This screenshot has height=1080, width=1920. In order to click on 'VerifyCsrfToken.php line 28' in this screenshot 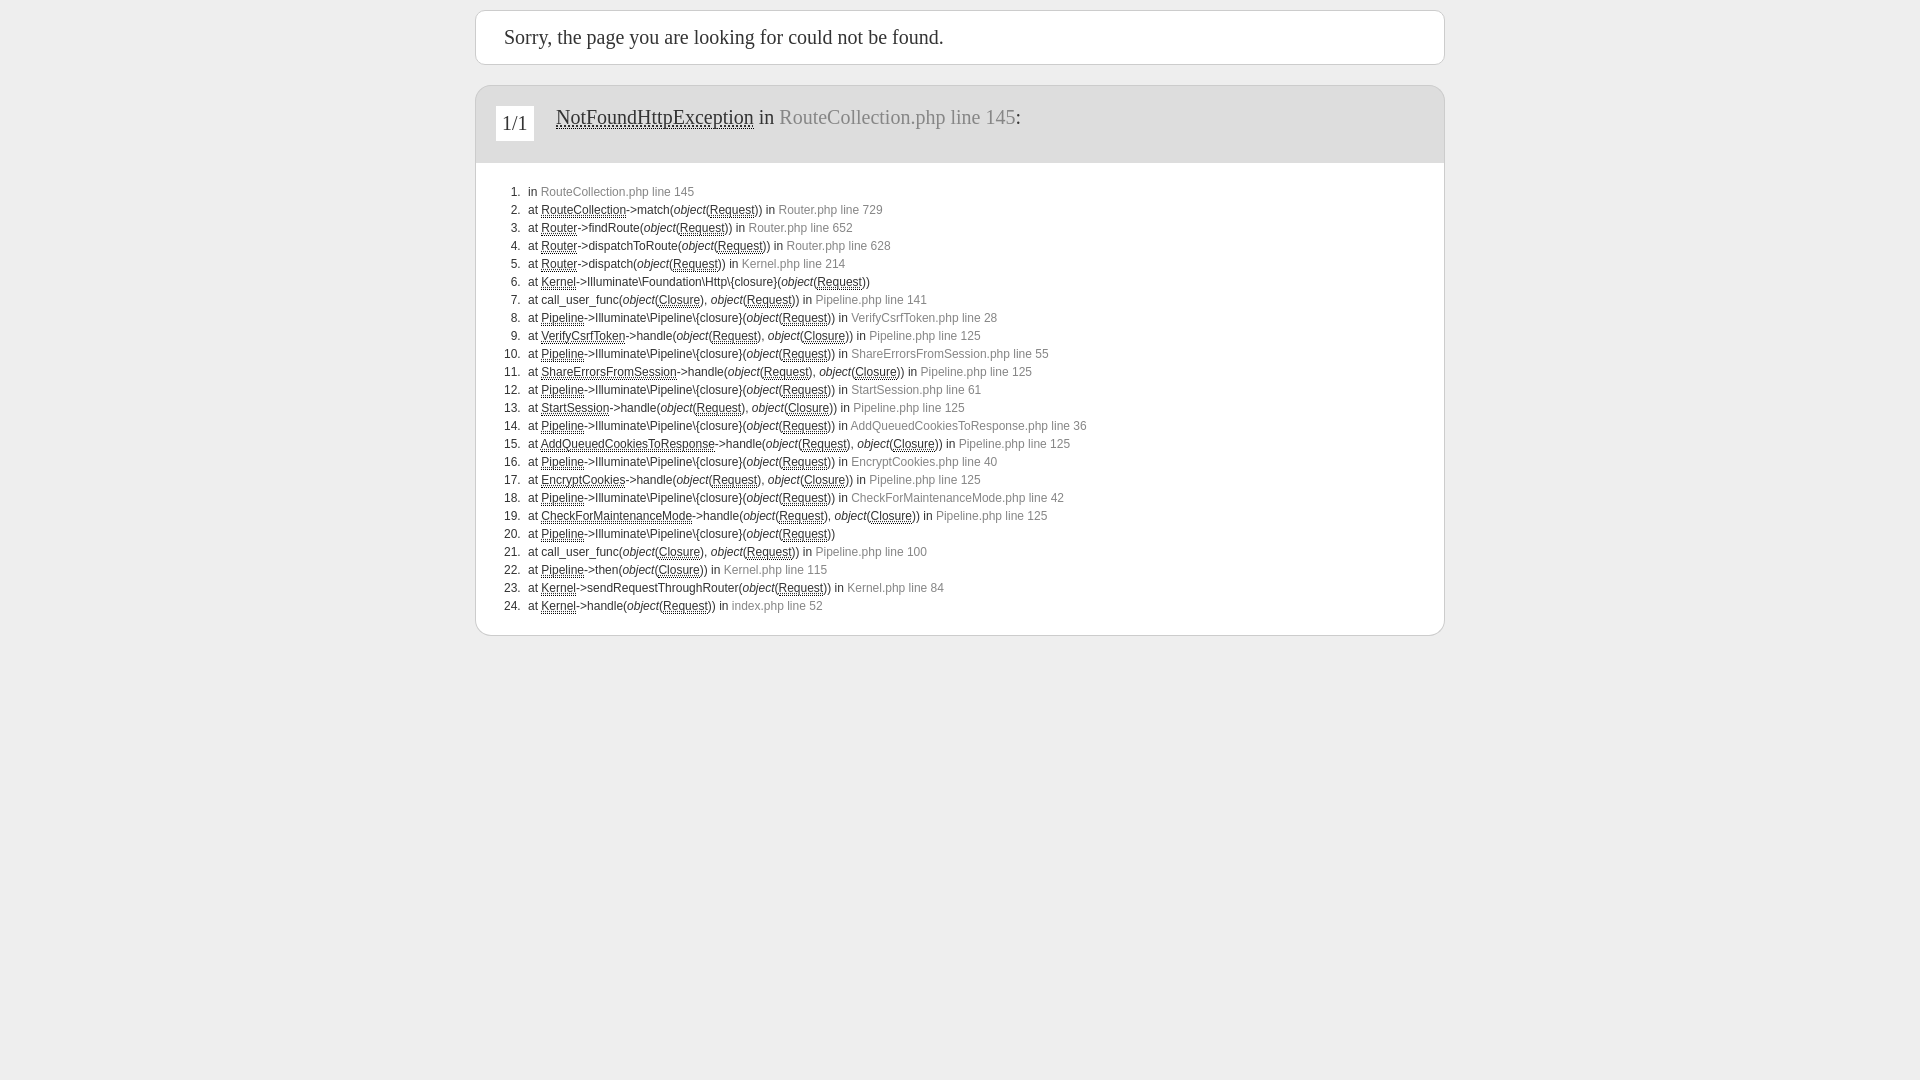, I will do `click(923, 316)`.